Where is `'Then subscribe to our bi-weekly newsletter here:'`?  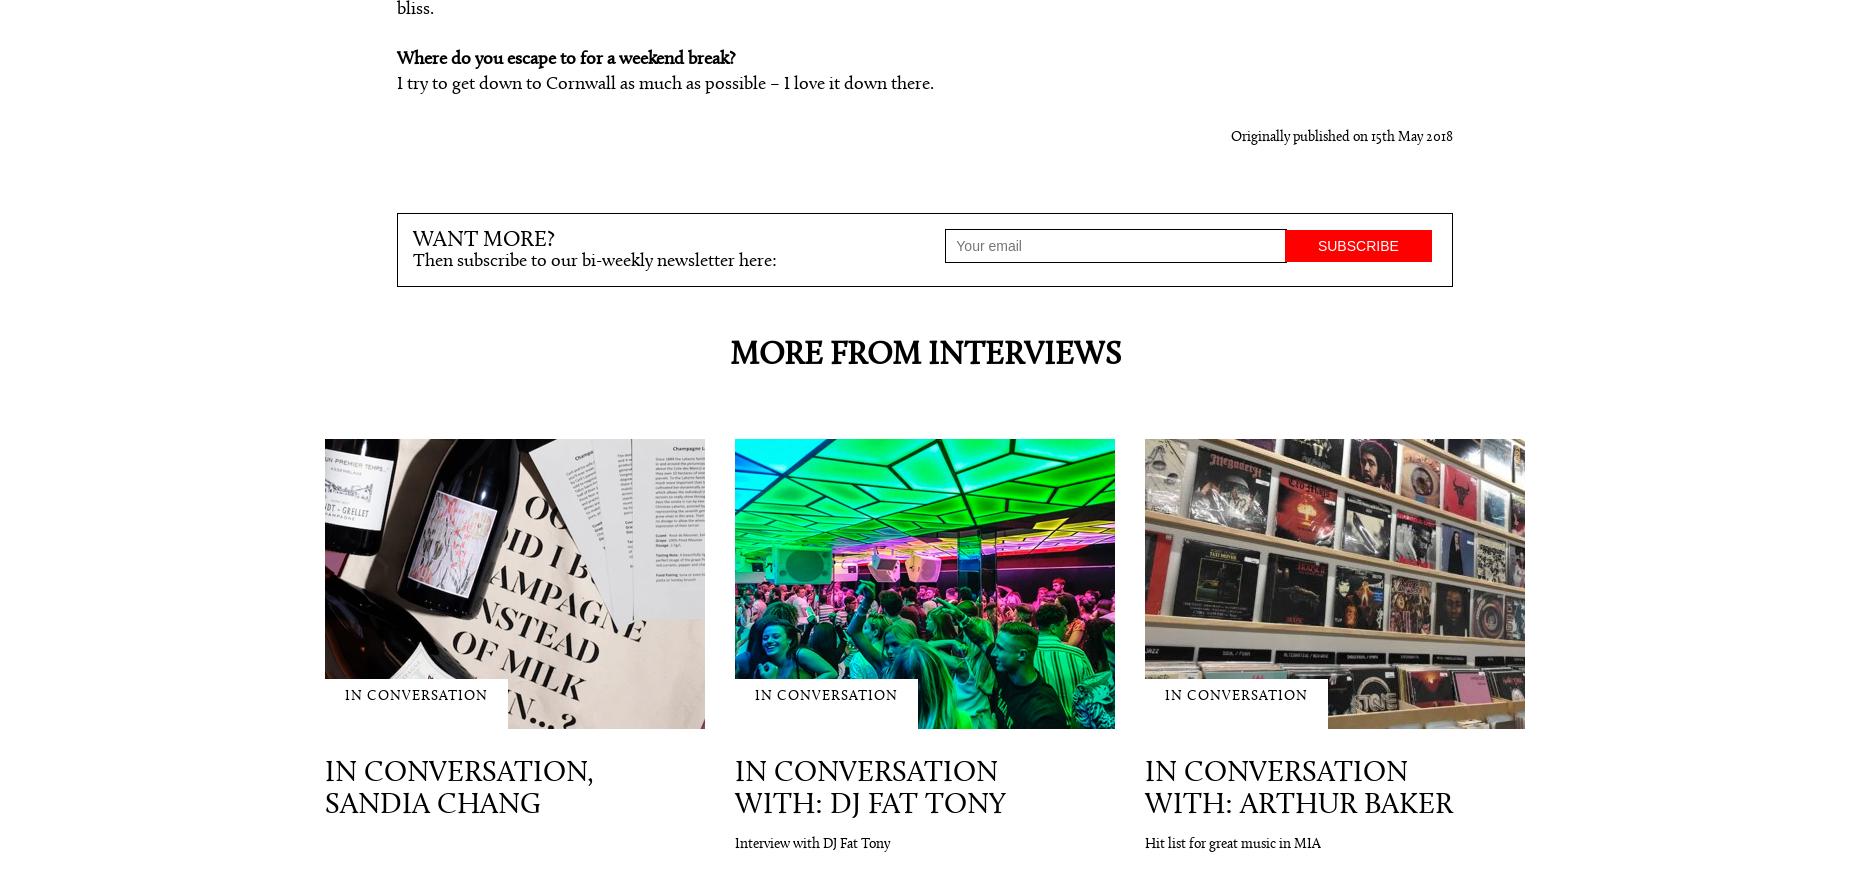 'Then subscribe to our bi-weekly newsletter here:' is located at coordinates (594, 260).